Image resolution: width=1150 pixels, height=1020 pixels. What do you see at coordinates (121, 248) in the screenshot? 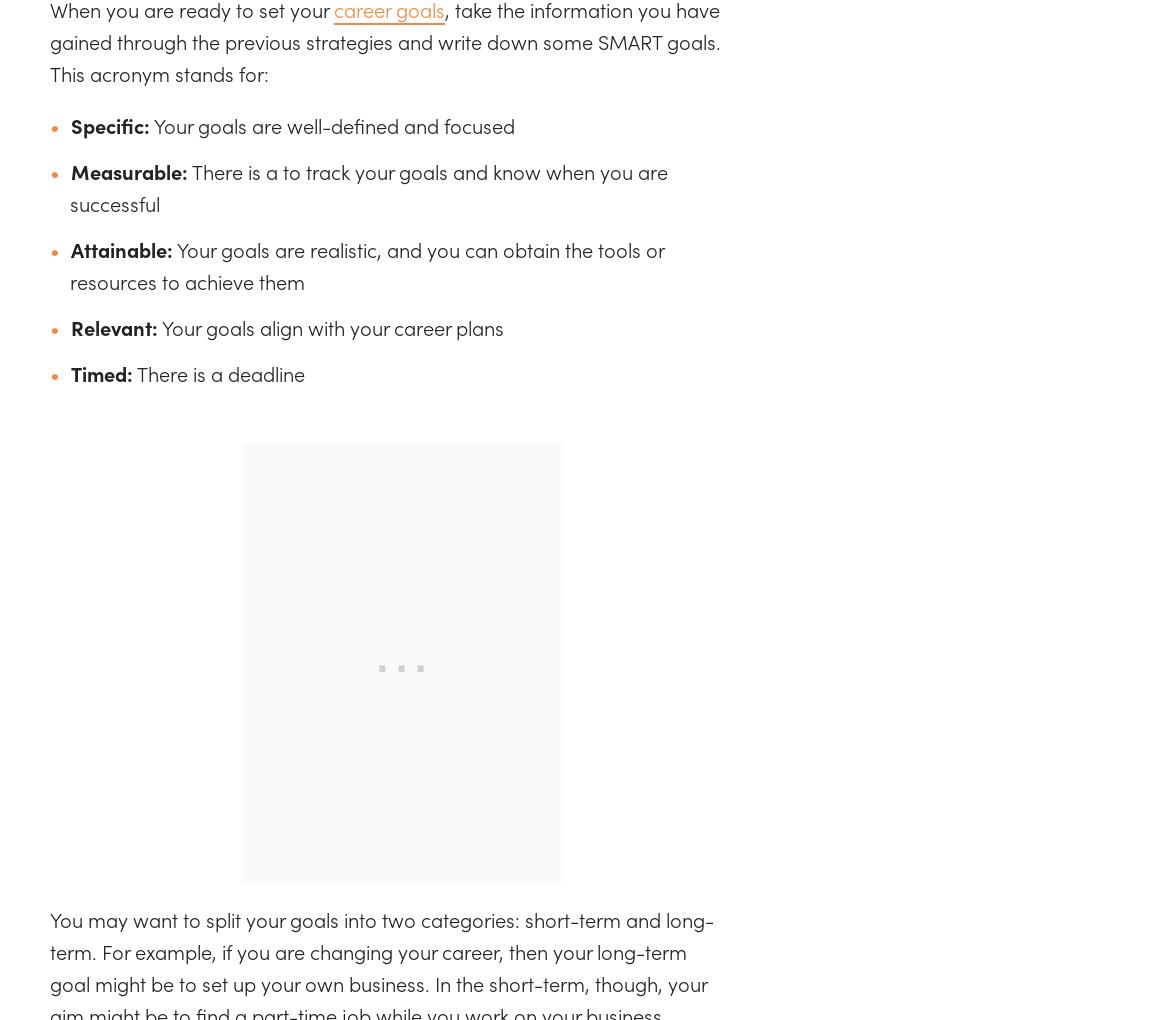
I see `'Attainable:'` at bounding box center [121, 248].